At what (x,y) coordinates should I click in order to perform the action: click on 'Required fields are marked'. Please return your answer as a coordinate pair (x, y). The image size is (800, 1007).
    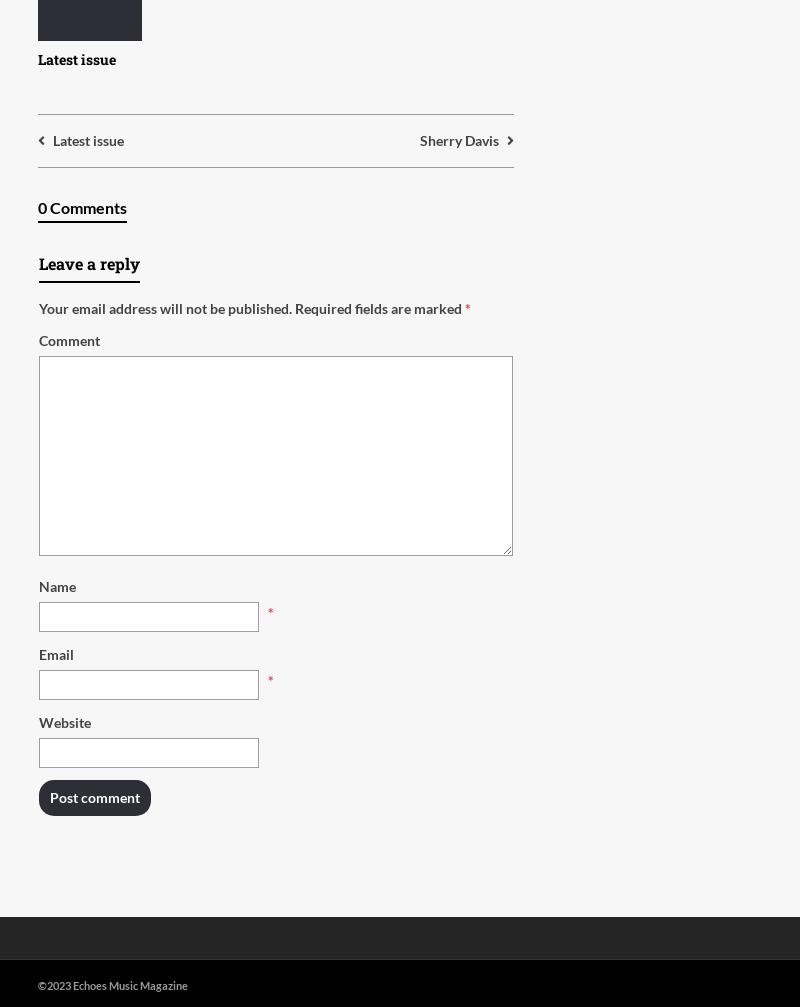
    Looking at the image, I should click on (295, 308).